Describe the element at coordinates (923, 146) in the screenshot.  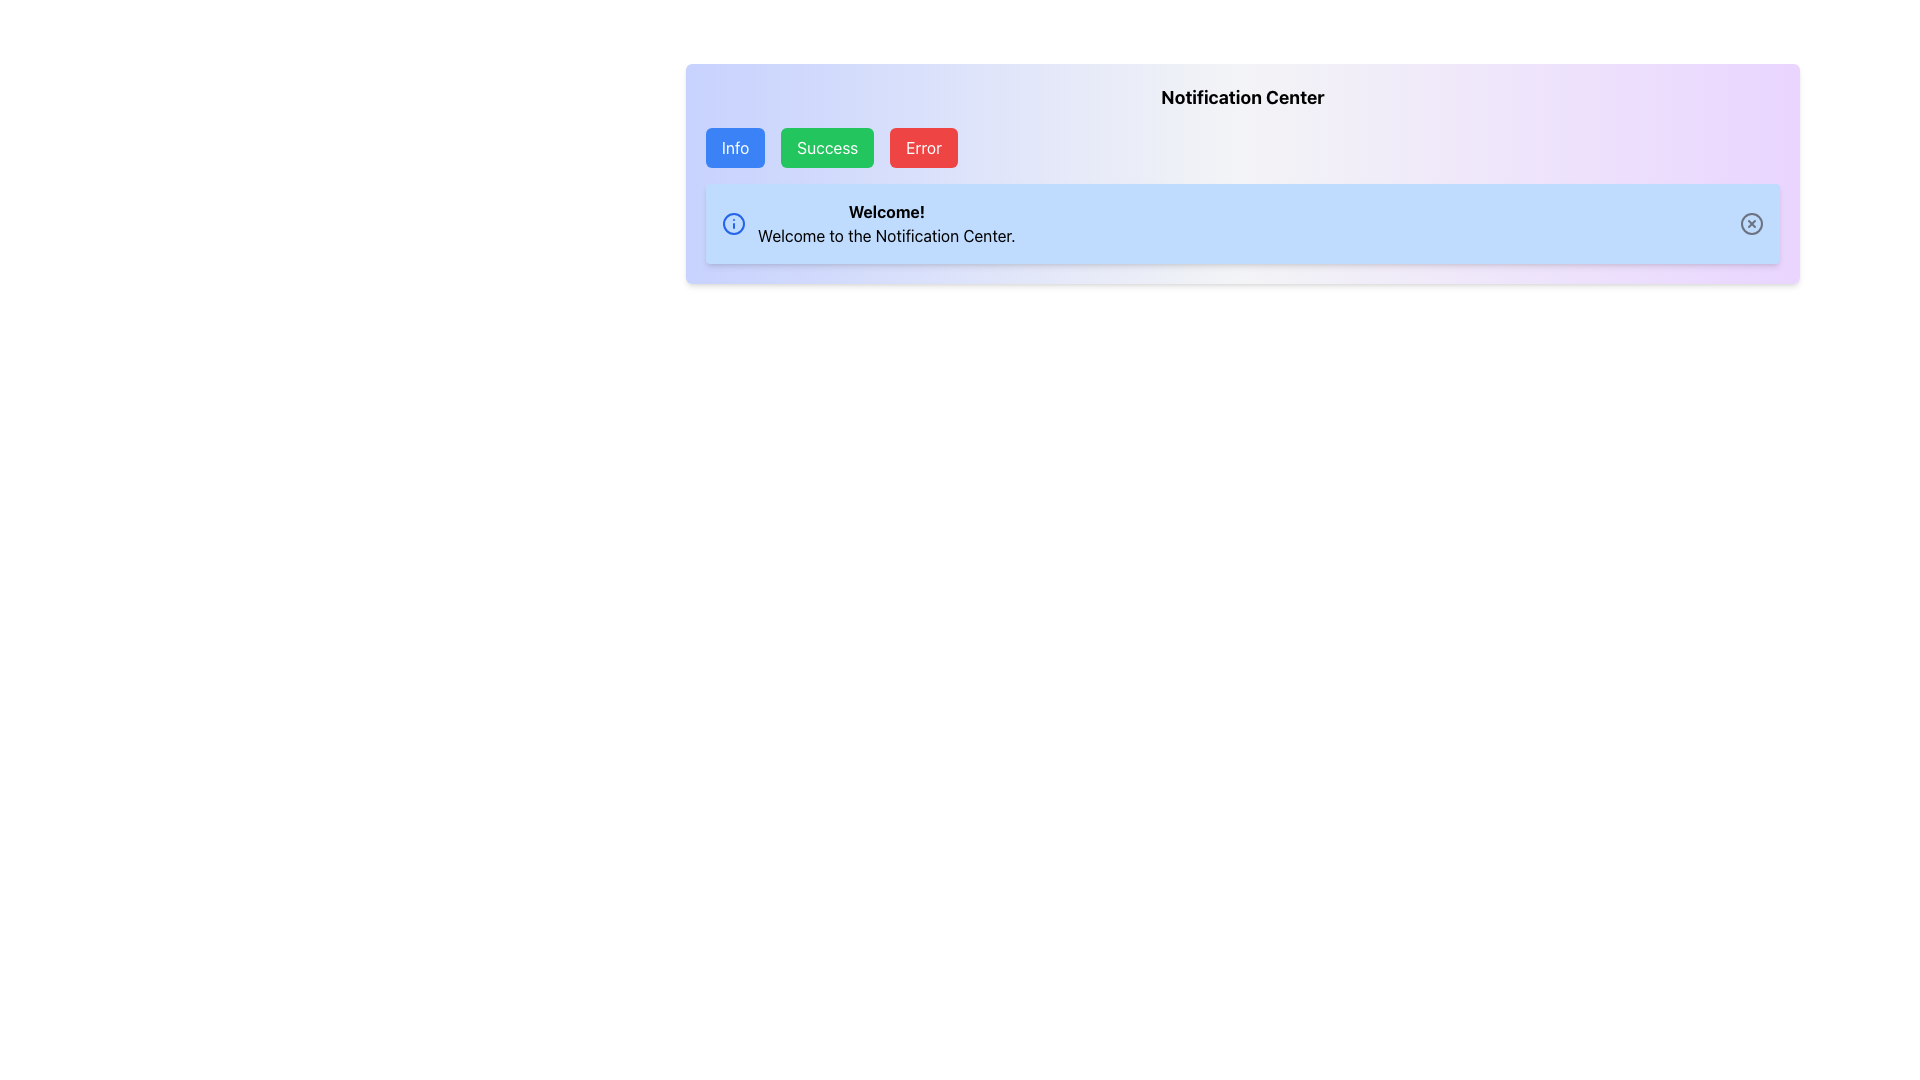
I see `the red 'Error' button located in the notification section` at that location.